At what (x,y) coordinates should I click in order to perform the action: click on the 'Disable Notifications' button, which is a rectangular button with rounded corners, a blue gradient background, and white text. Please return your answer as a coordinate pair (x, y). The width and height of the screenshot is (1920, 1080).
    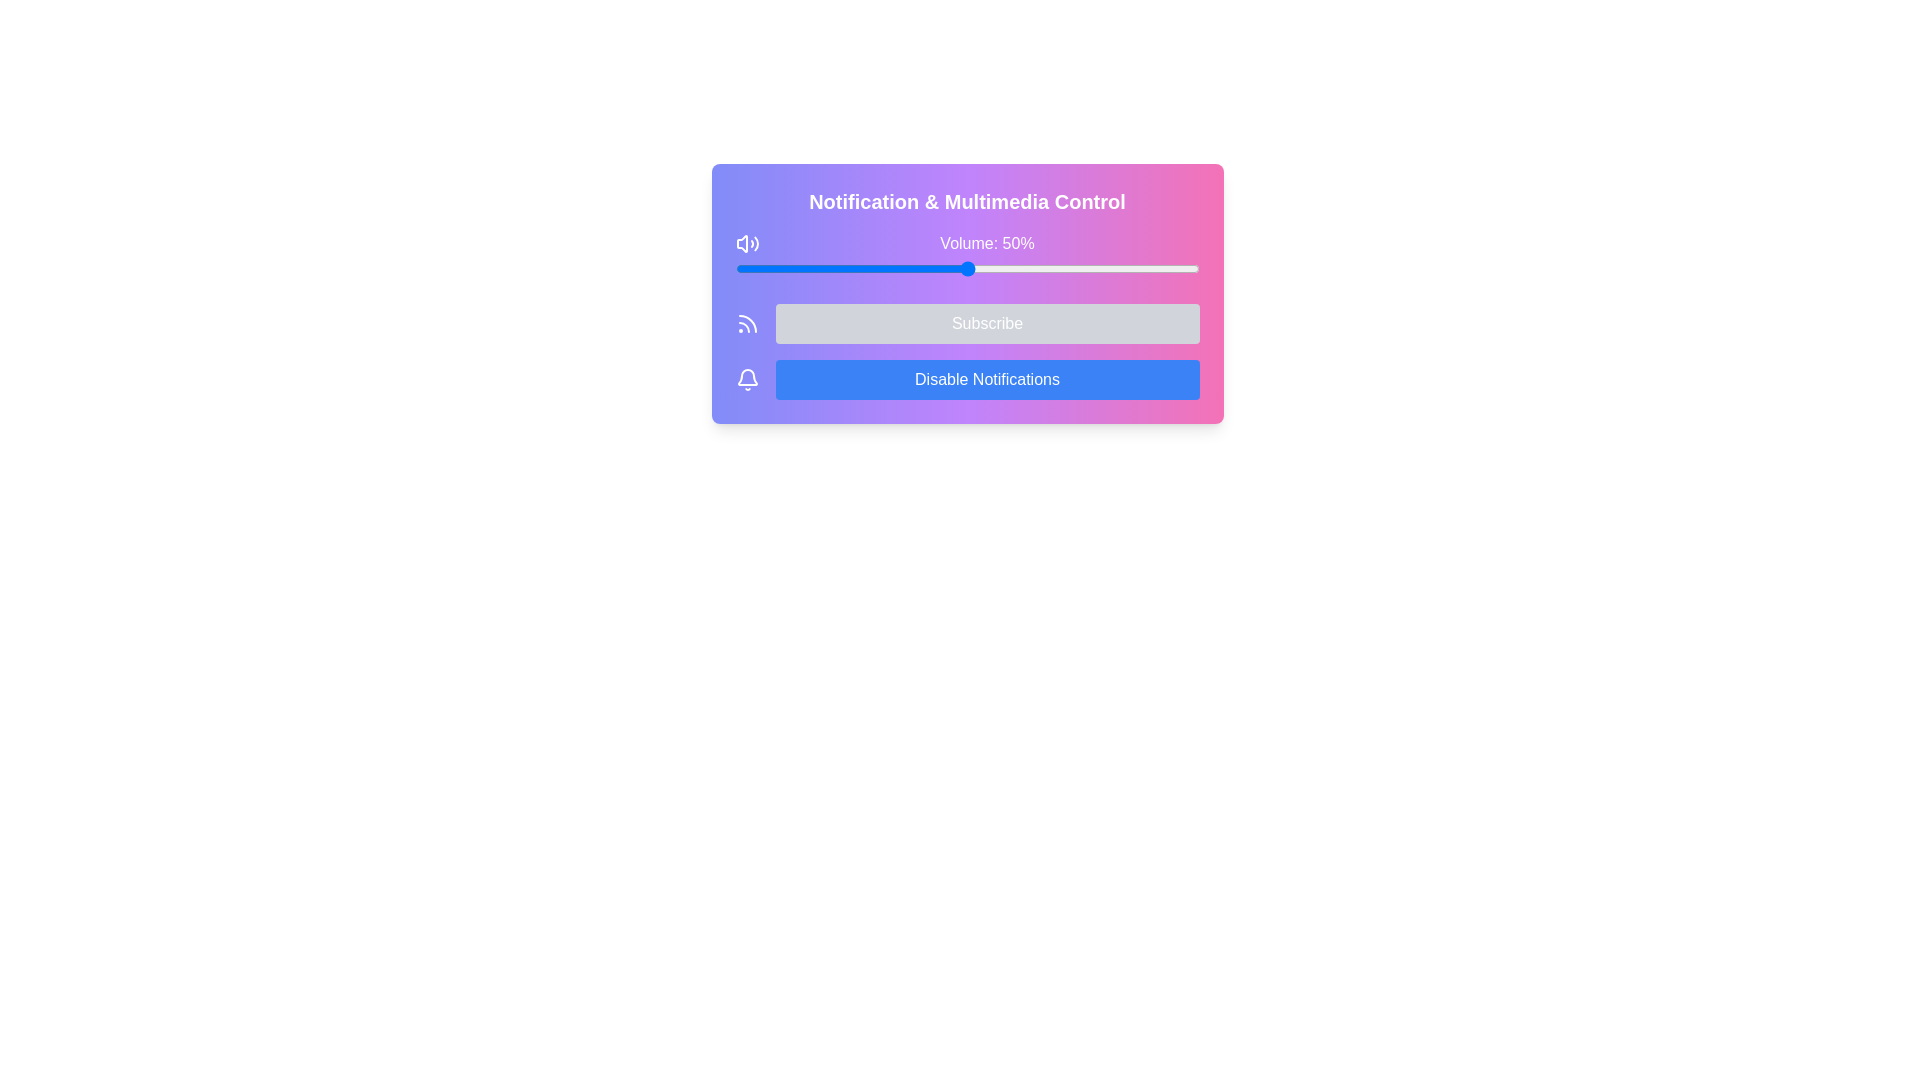
    Looking at the image, I should click on (967, 380).